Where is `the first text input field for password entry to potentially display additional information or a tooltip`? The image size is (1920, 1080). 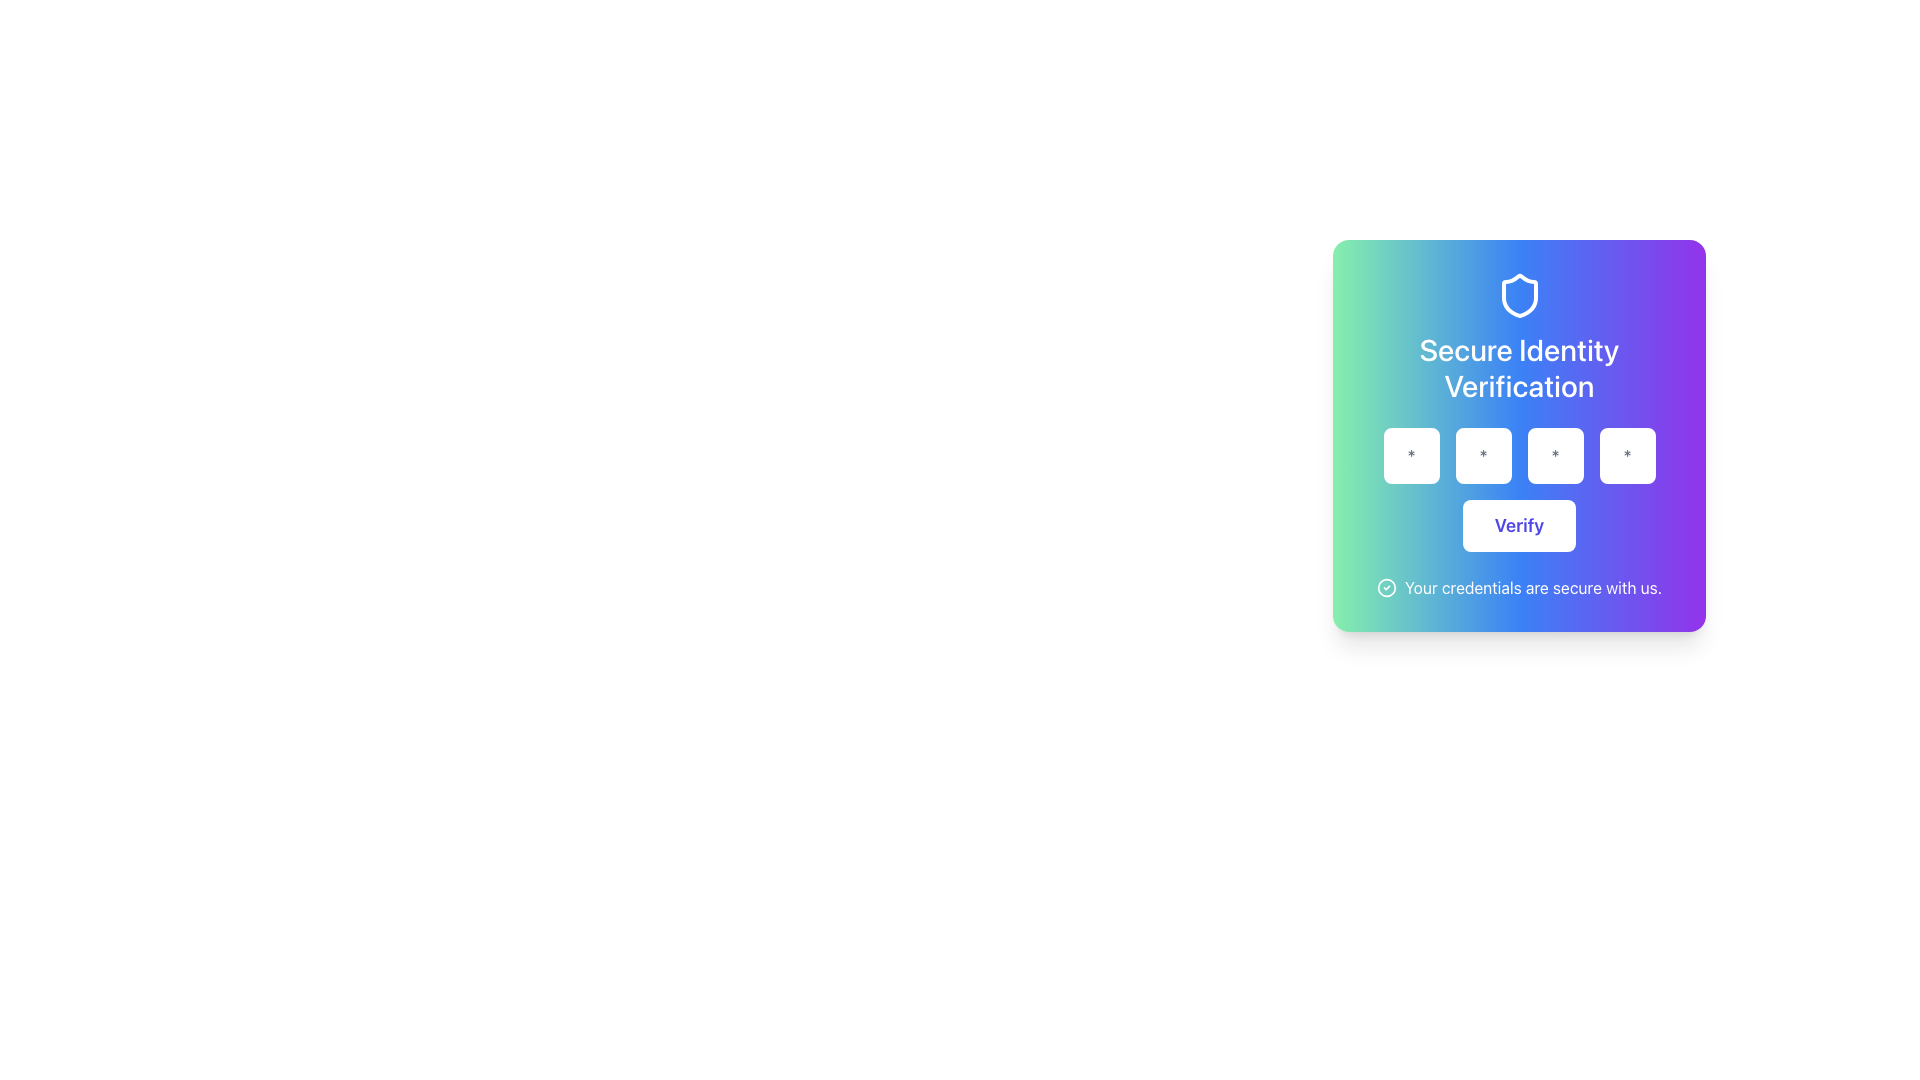 the first text input field for password entry to potentially display additional information or a tooltip is located at coordinates (1410, 455).